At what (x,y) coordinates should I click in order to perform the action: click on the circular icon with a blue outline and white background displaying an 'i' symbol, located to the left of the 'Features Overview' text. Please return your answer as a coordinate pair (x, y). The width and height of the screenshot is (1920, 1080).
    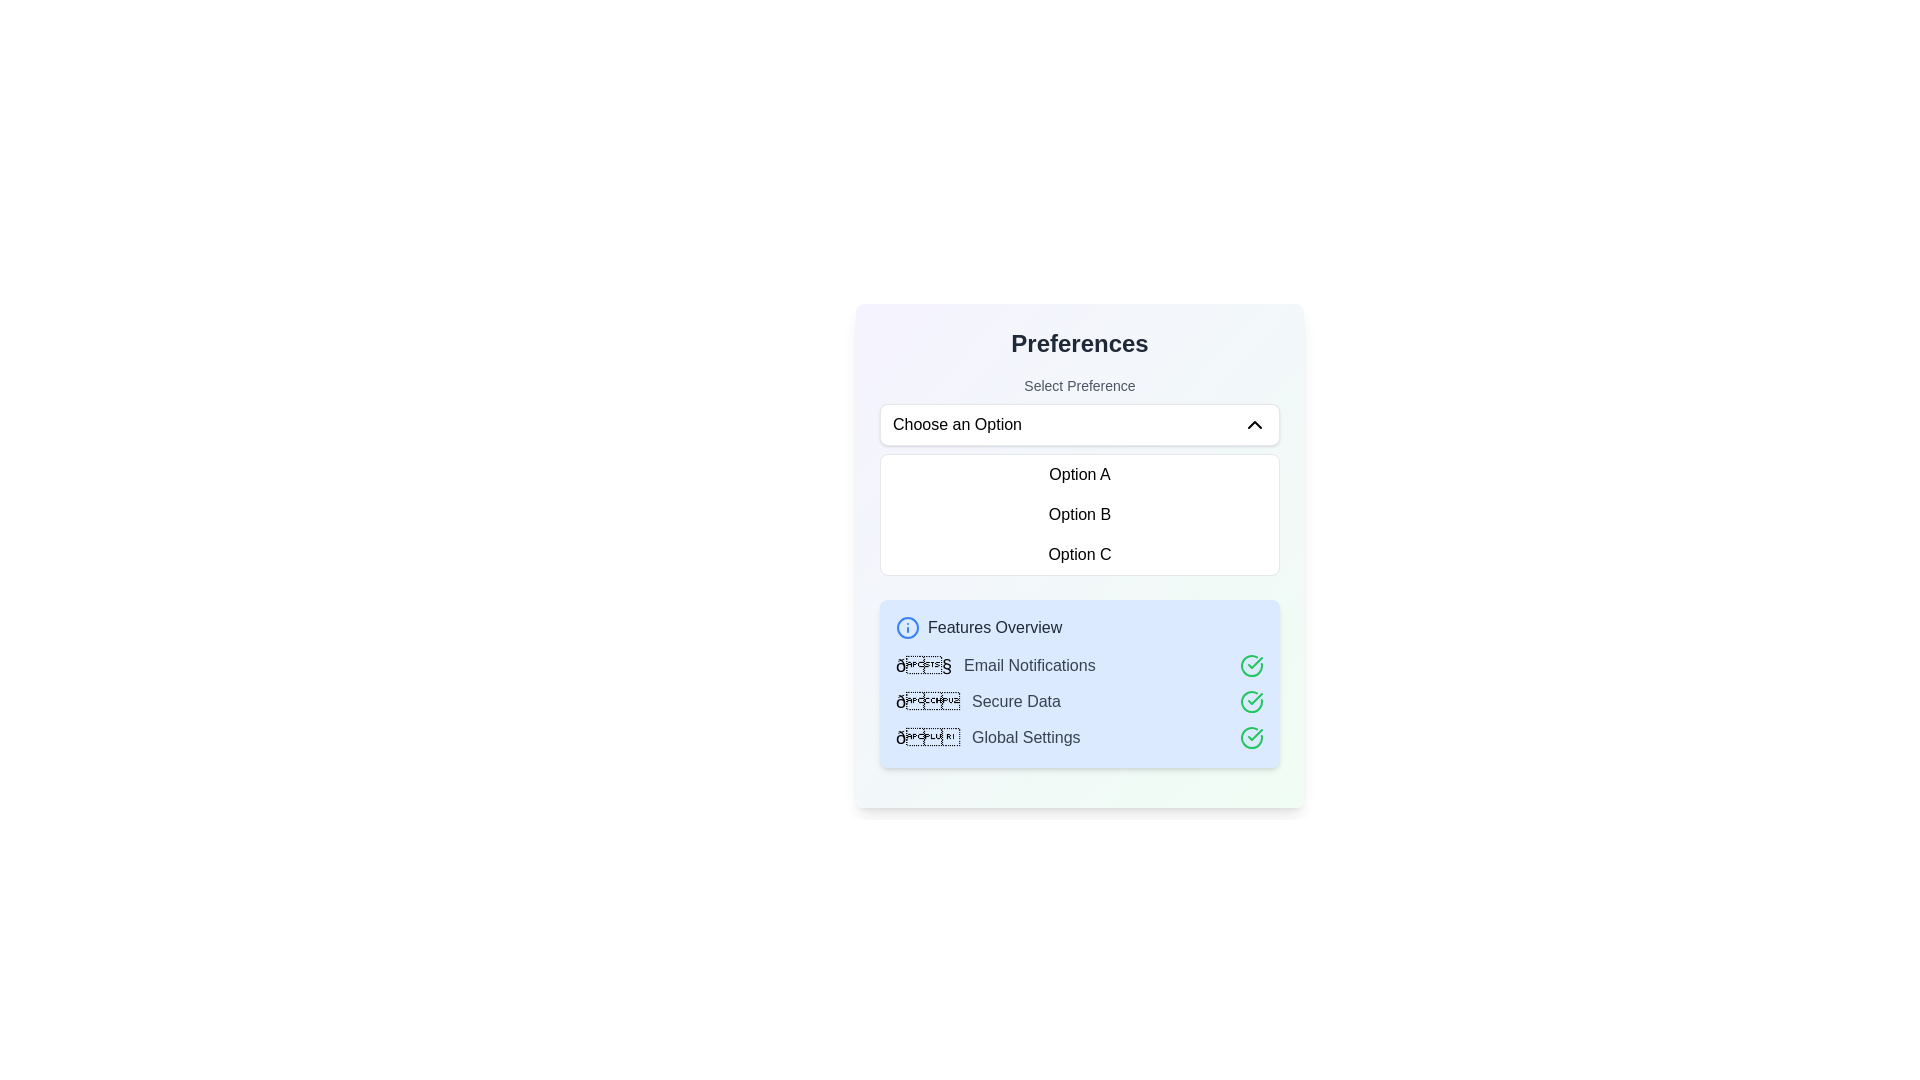
    Looking at the image, I should click on (906, 627).